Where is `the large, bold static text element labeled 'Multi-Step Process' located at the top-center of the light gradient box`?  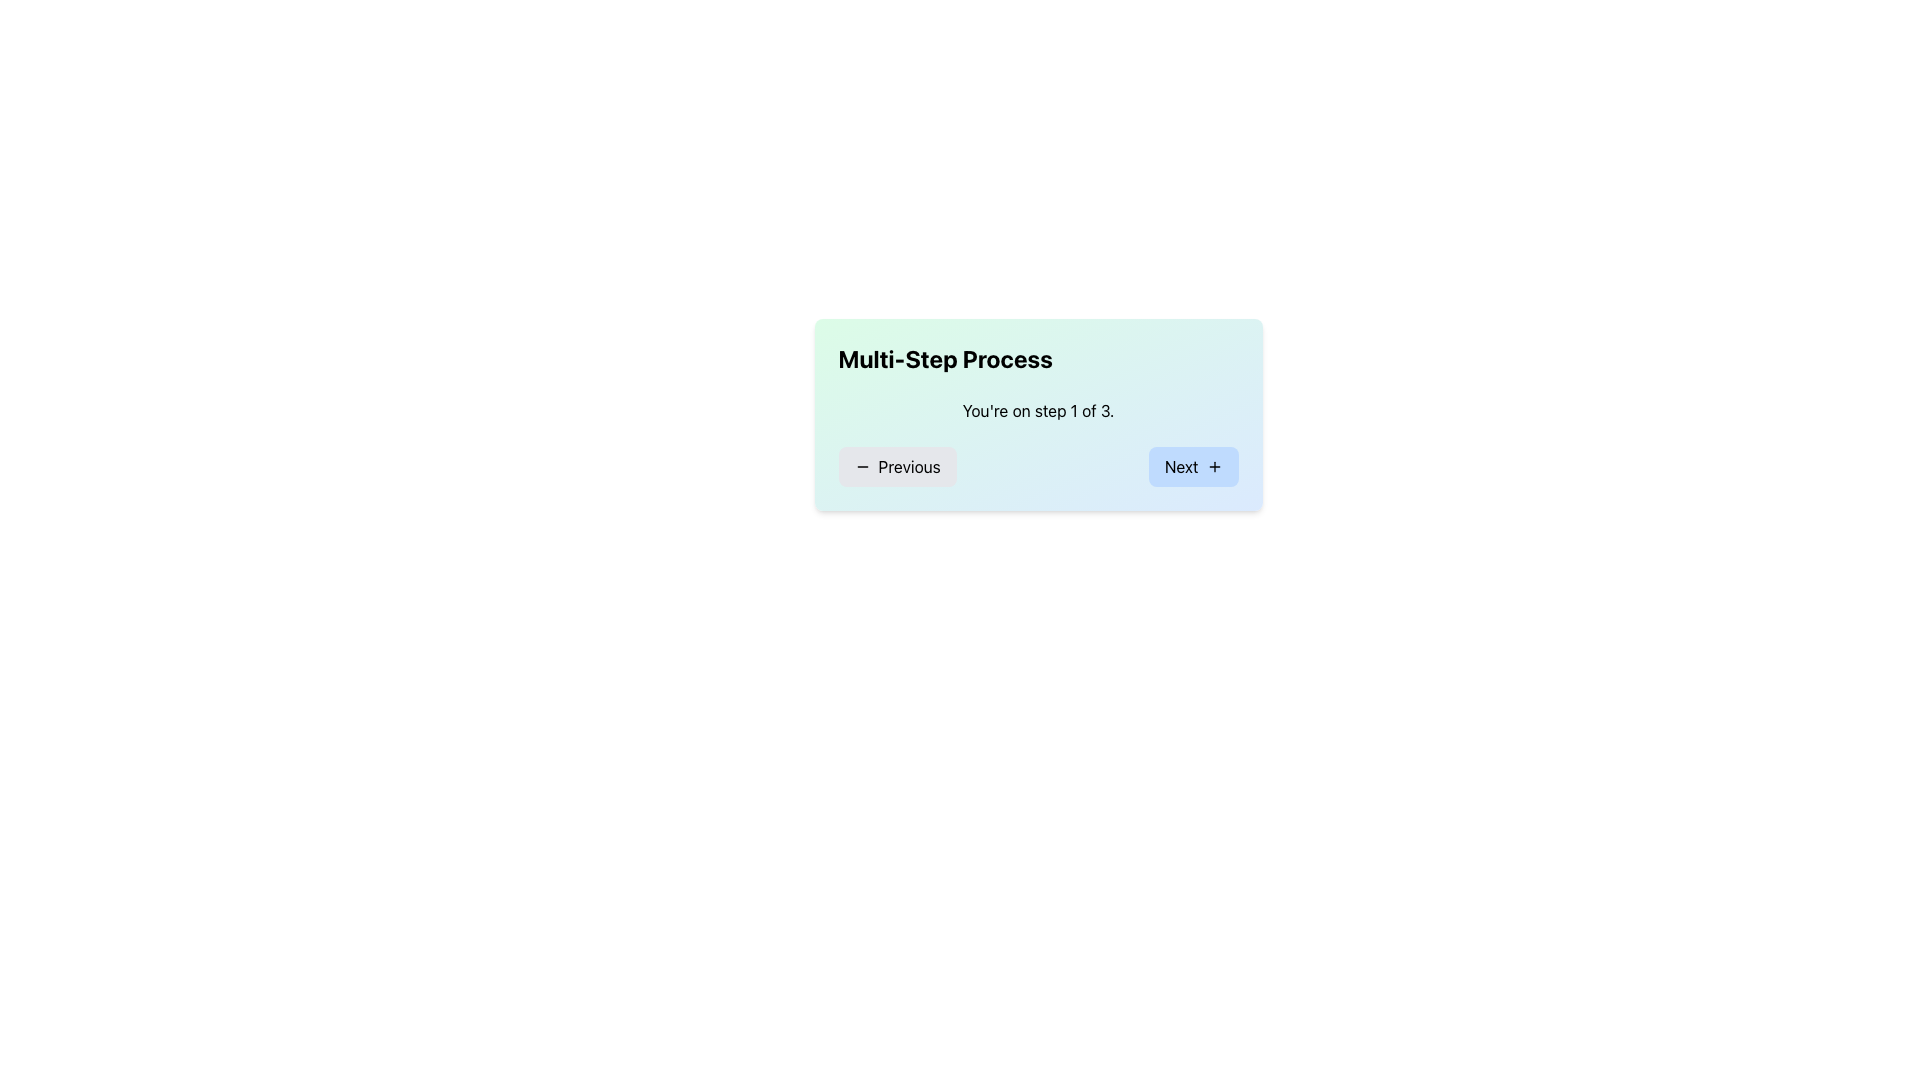 the large, bold static text element labeled 'Multi-Step Process' located at the top-center of the light gradient box is located at coordinates (944, 357).